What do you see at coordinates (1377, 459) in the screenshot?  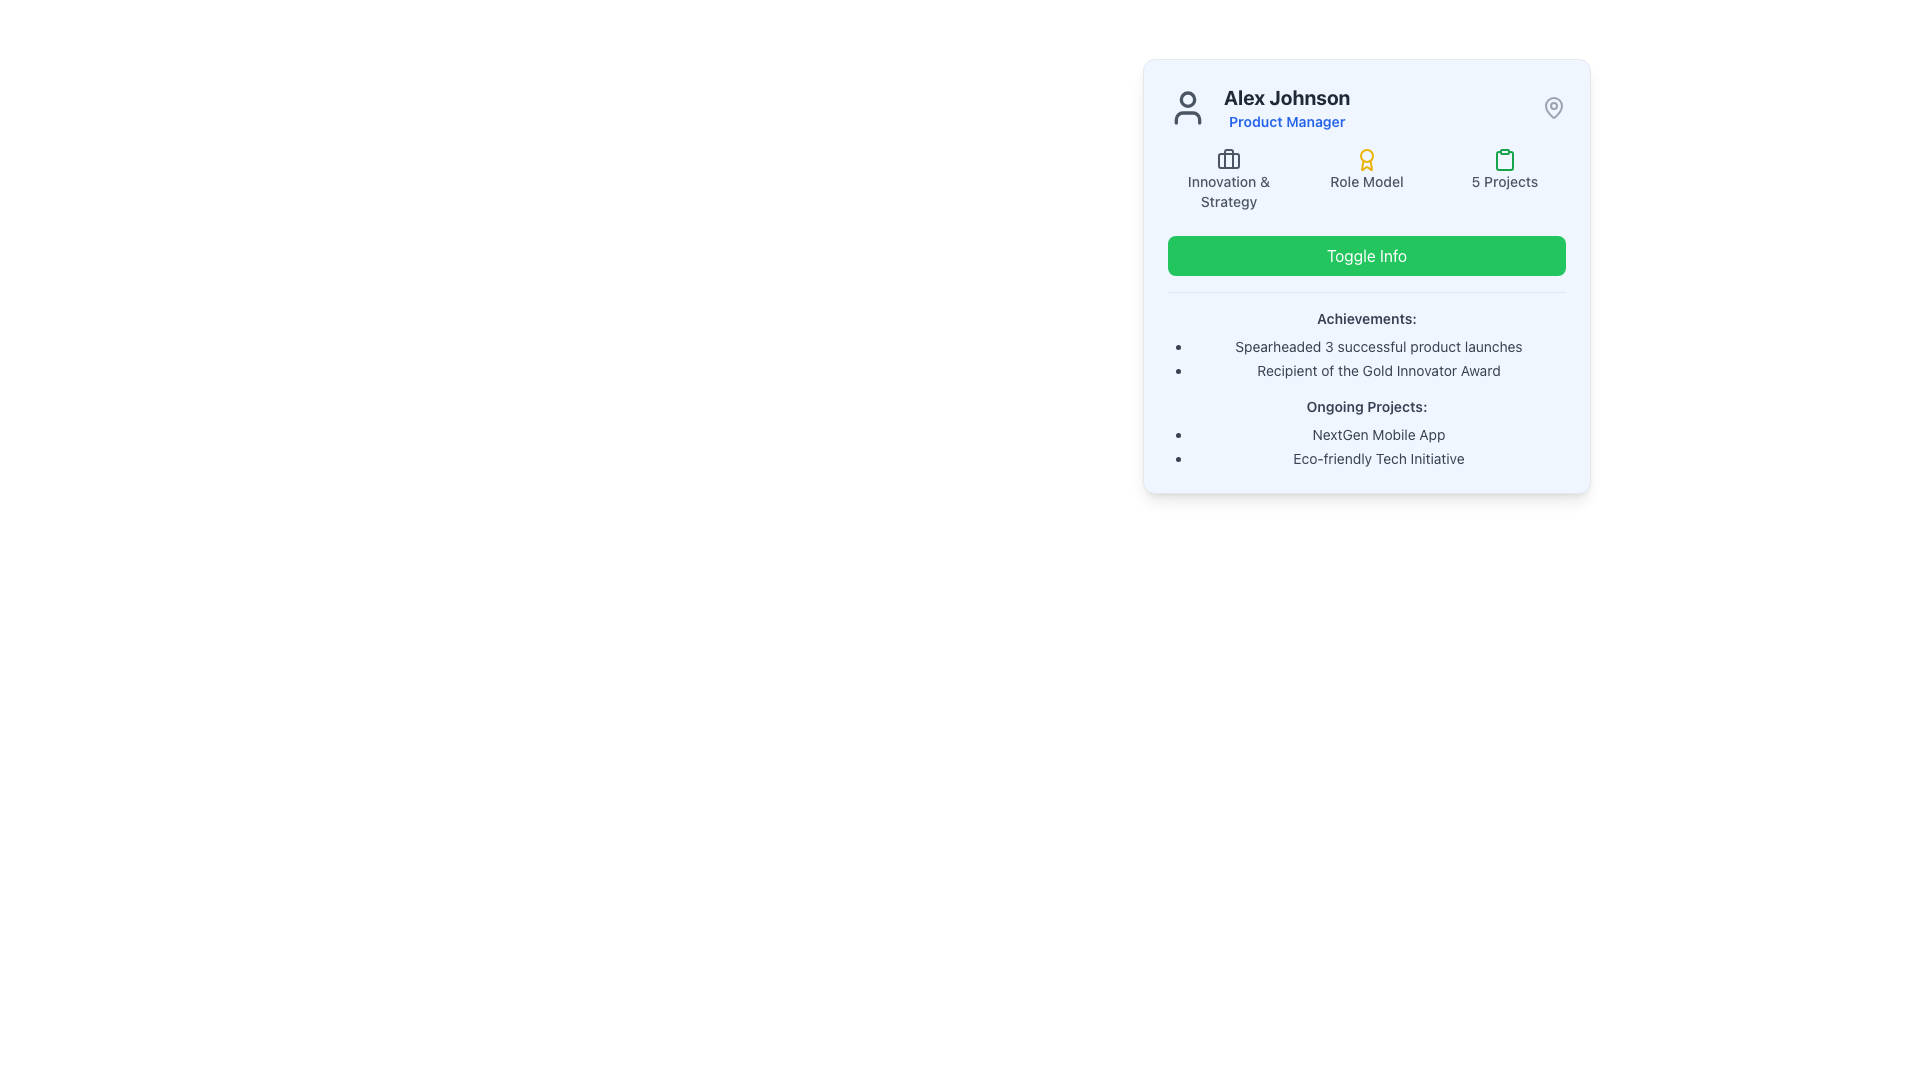 I see `the second item in the bullet-point list titled 'Ongoing Projects' within the blue-tinted information card` at bounding box center [1377, 459].